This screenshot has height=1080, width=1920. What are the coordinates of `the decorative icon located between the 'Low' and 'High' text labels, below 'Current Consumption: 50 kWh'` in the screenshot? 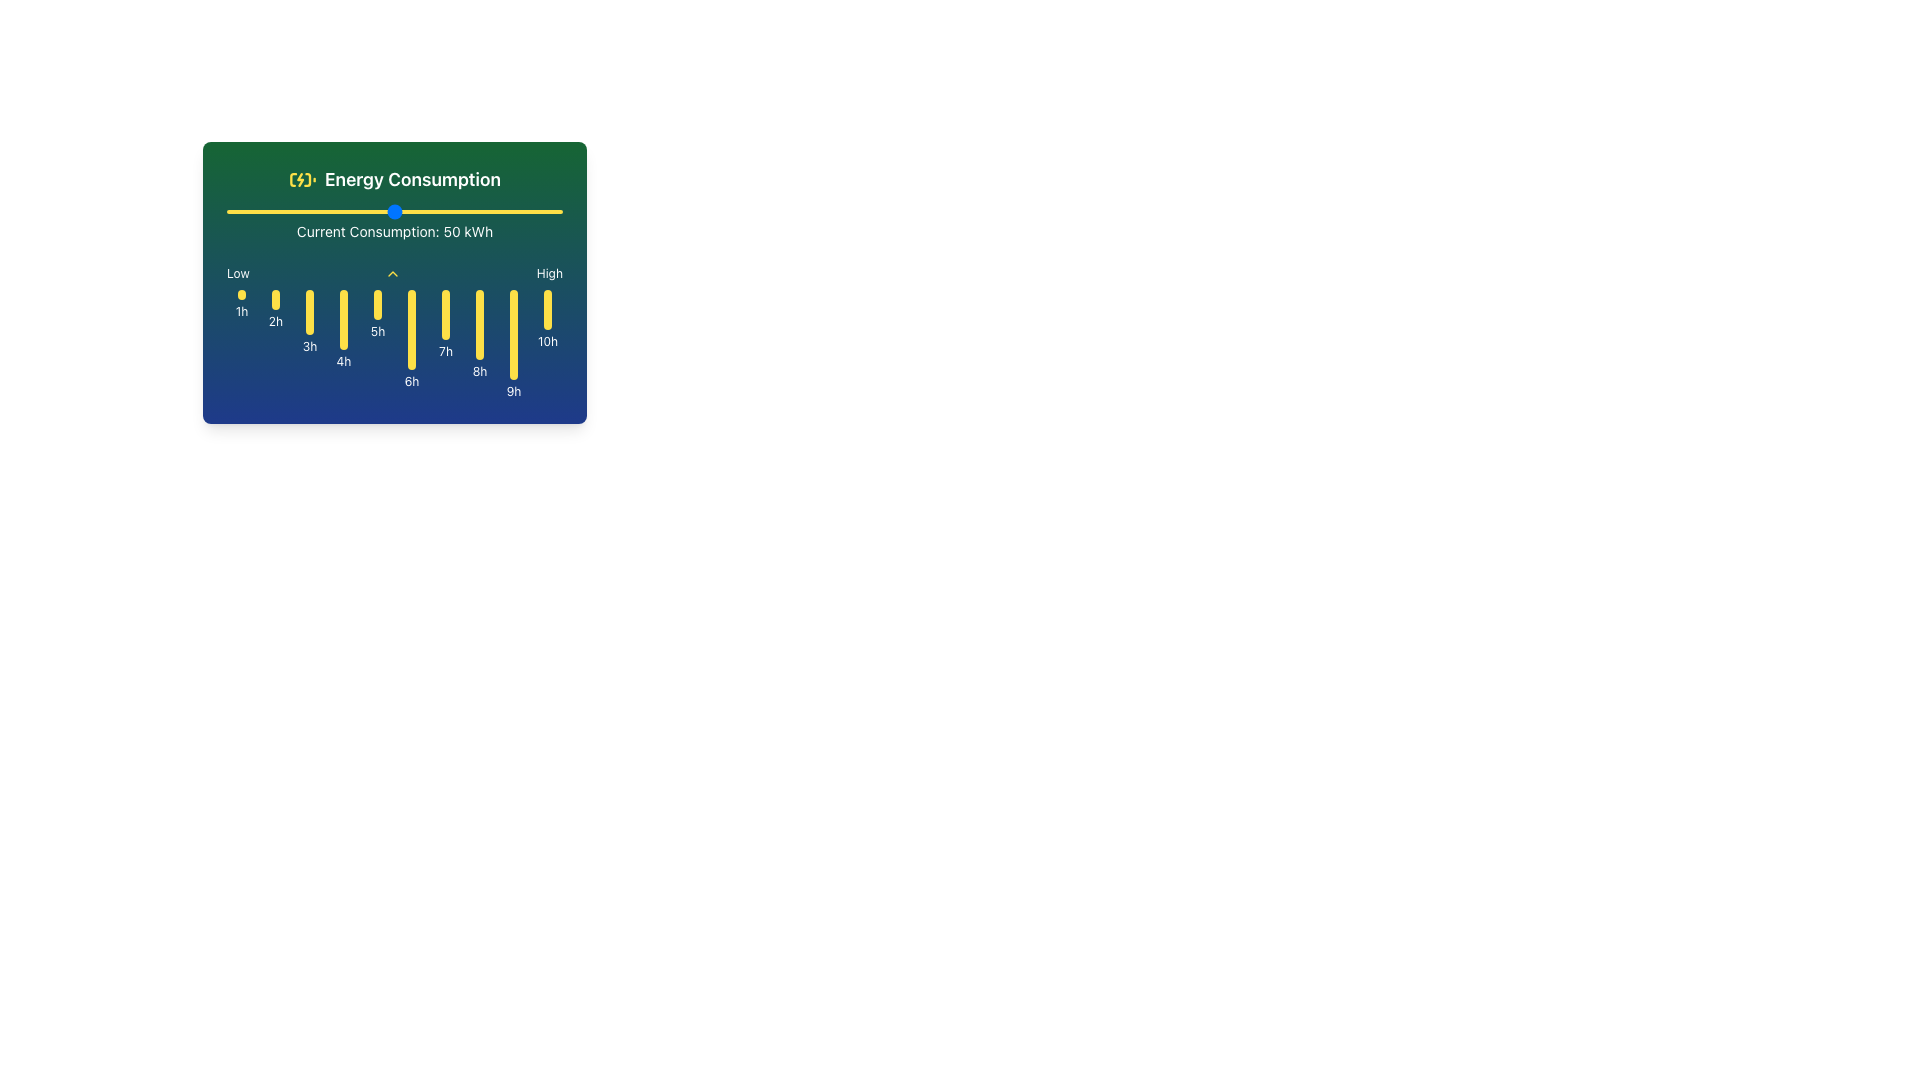 It's located at (393, 273).